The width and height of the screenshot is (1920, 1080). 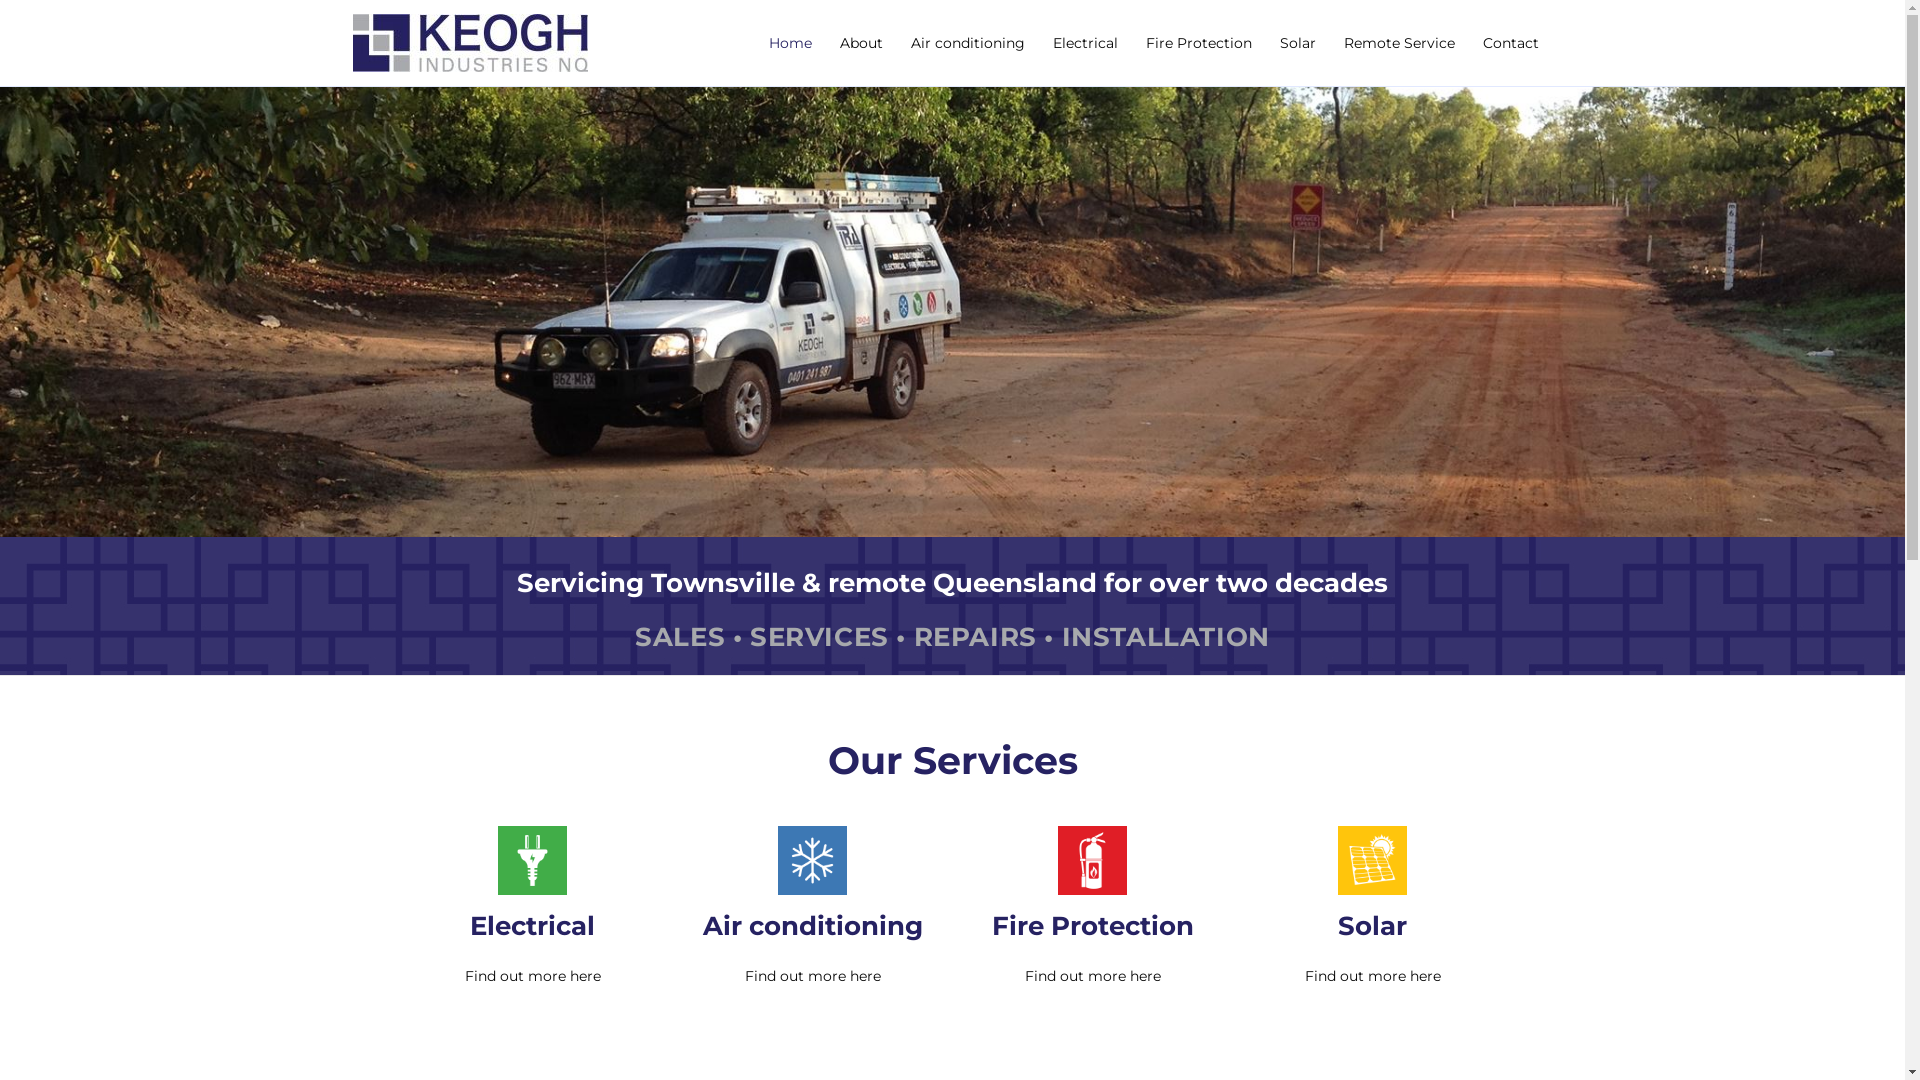 What do you see at coordinates (532, 925) in the screenshot?
I see `'Electrical'` at bounding box center [532, 925].